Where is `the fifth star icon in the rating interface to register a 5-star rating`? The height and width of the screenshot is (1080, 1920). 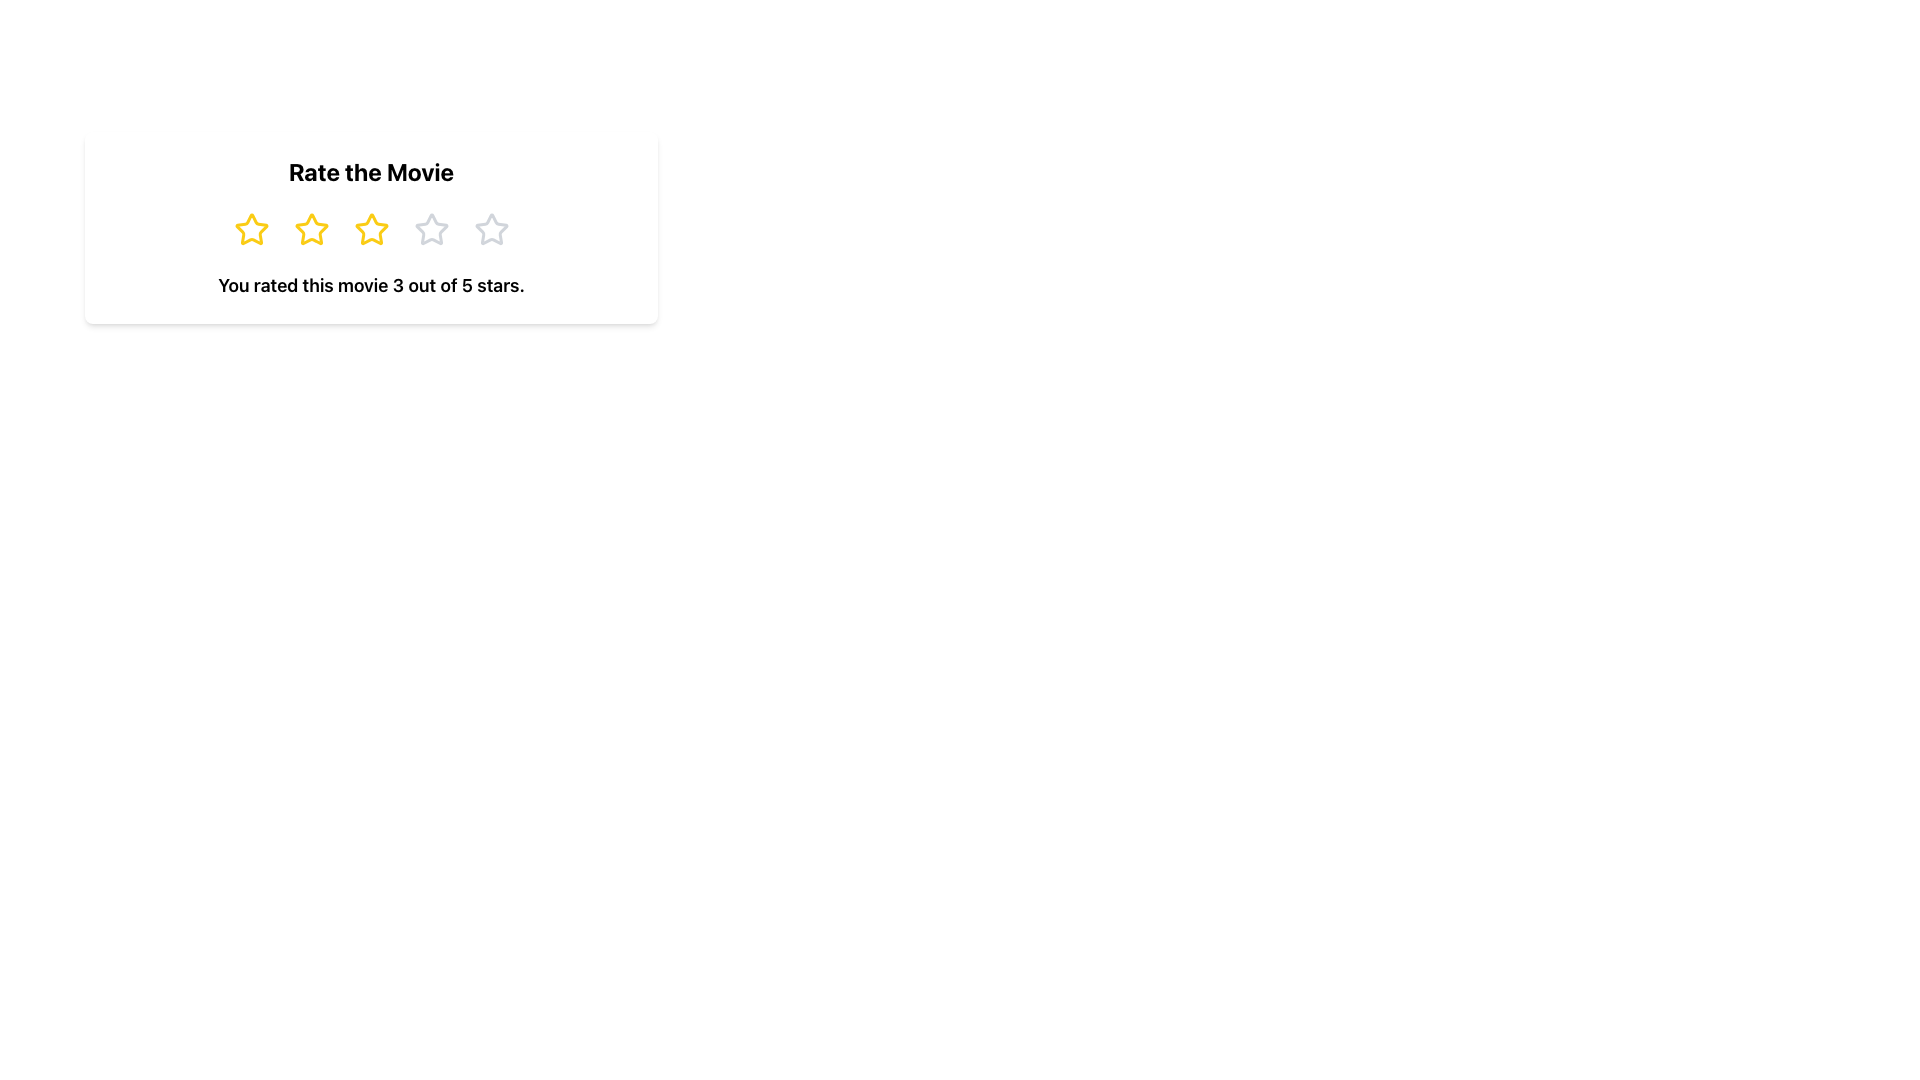
the fifth star icon in the rating interface to register a 5-star rating is located at coordinates (491, 229).